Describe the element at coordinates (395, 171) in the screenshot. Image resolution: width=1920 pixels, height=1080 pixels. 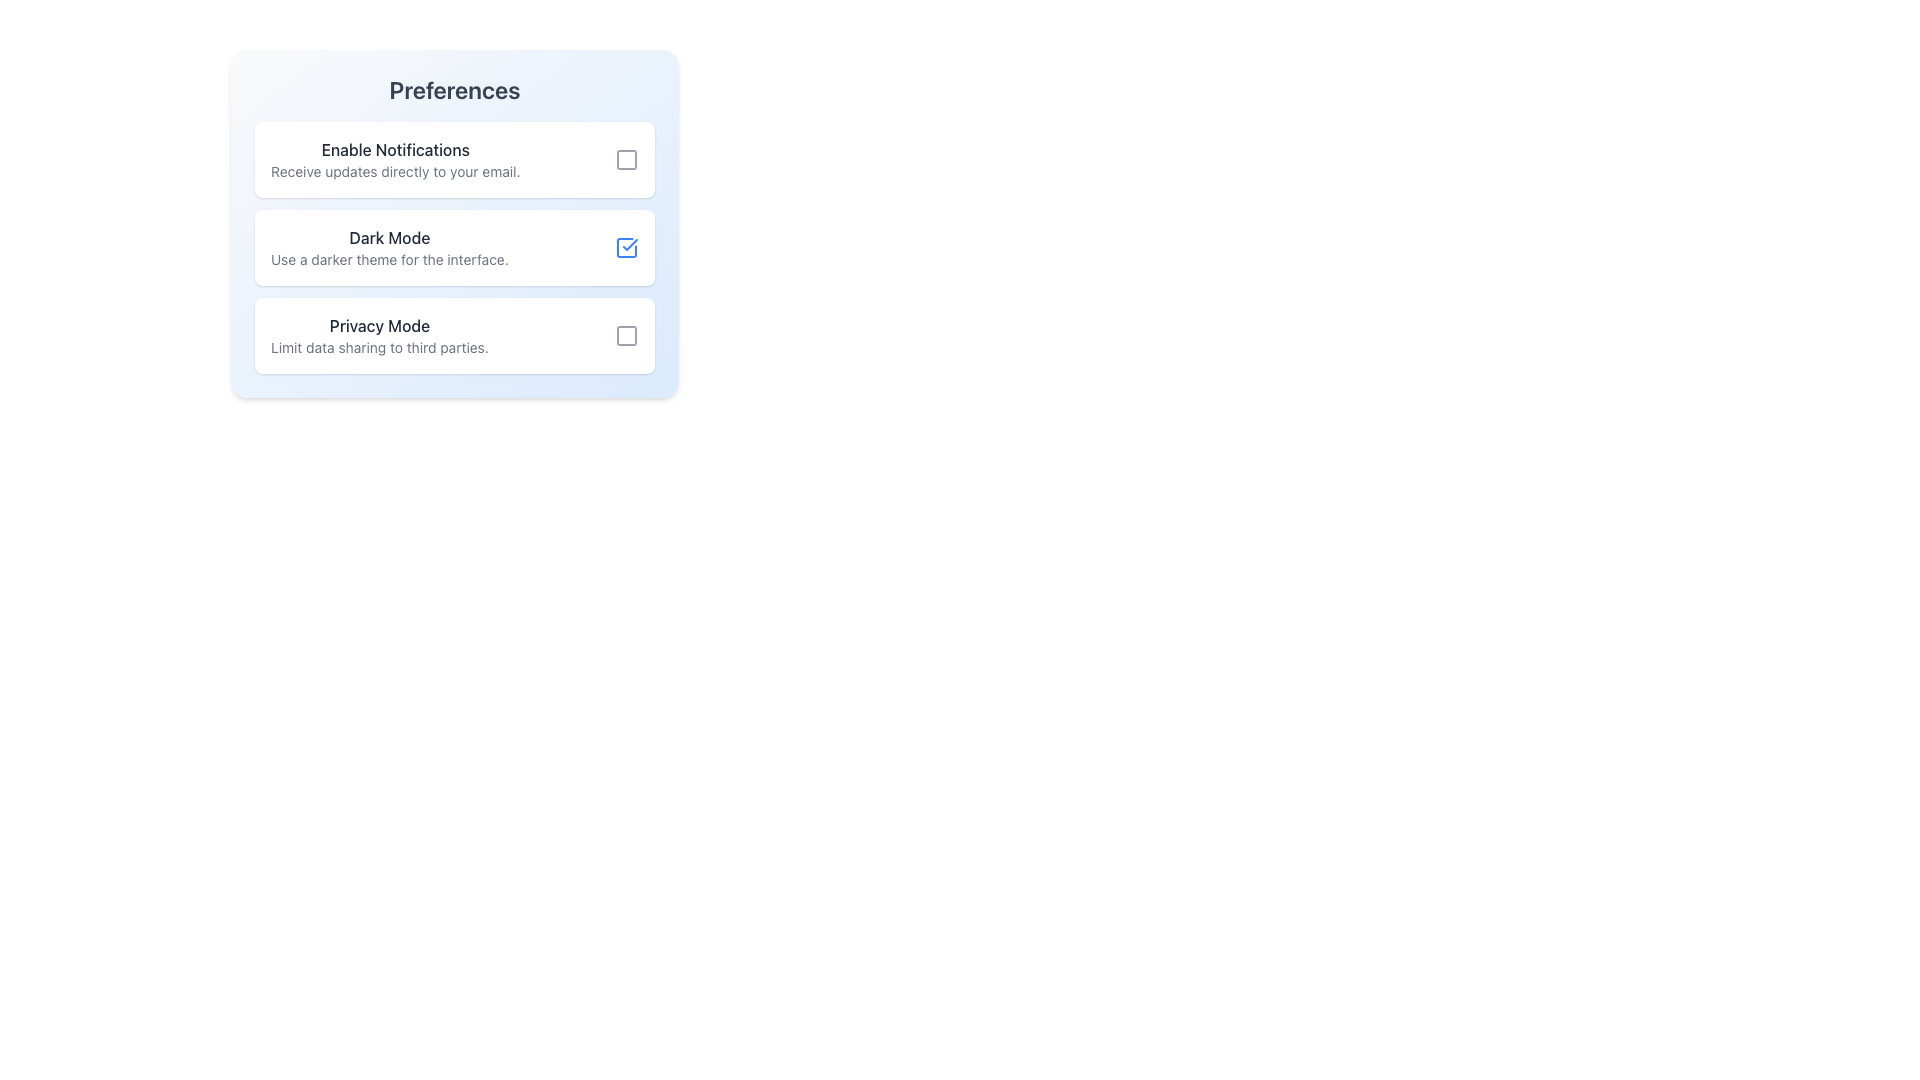
I see `the text label that says 'Receive updates directly to your email.', which is styled simply in gray and positioned below the 'Enable Notifications' label` at that location.